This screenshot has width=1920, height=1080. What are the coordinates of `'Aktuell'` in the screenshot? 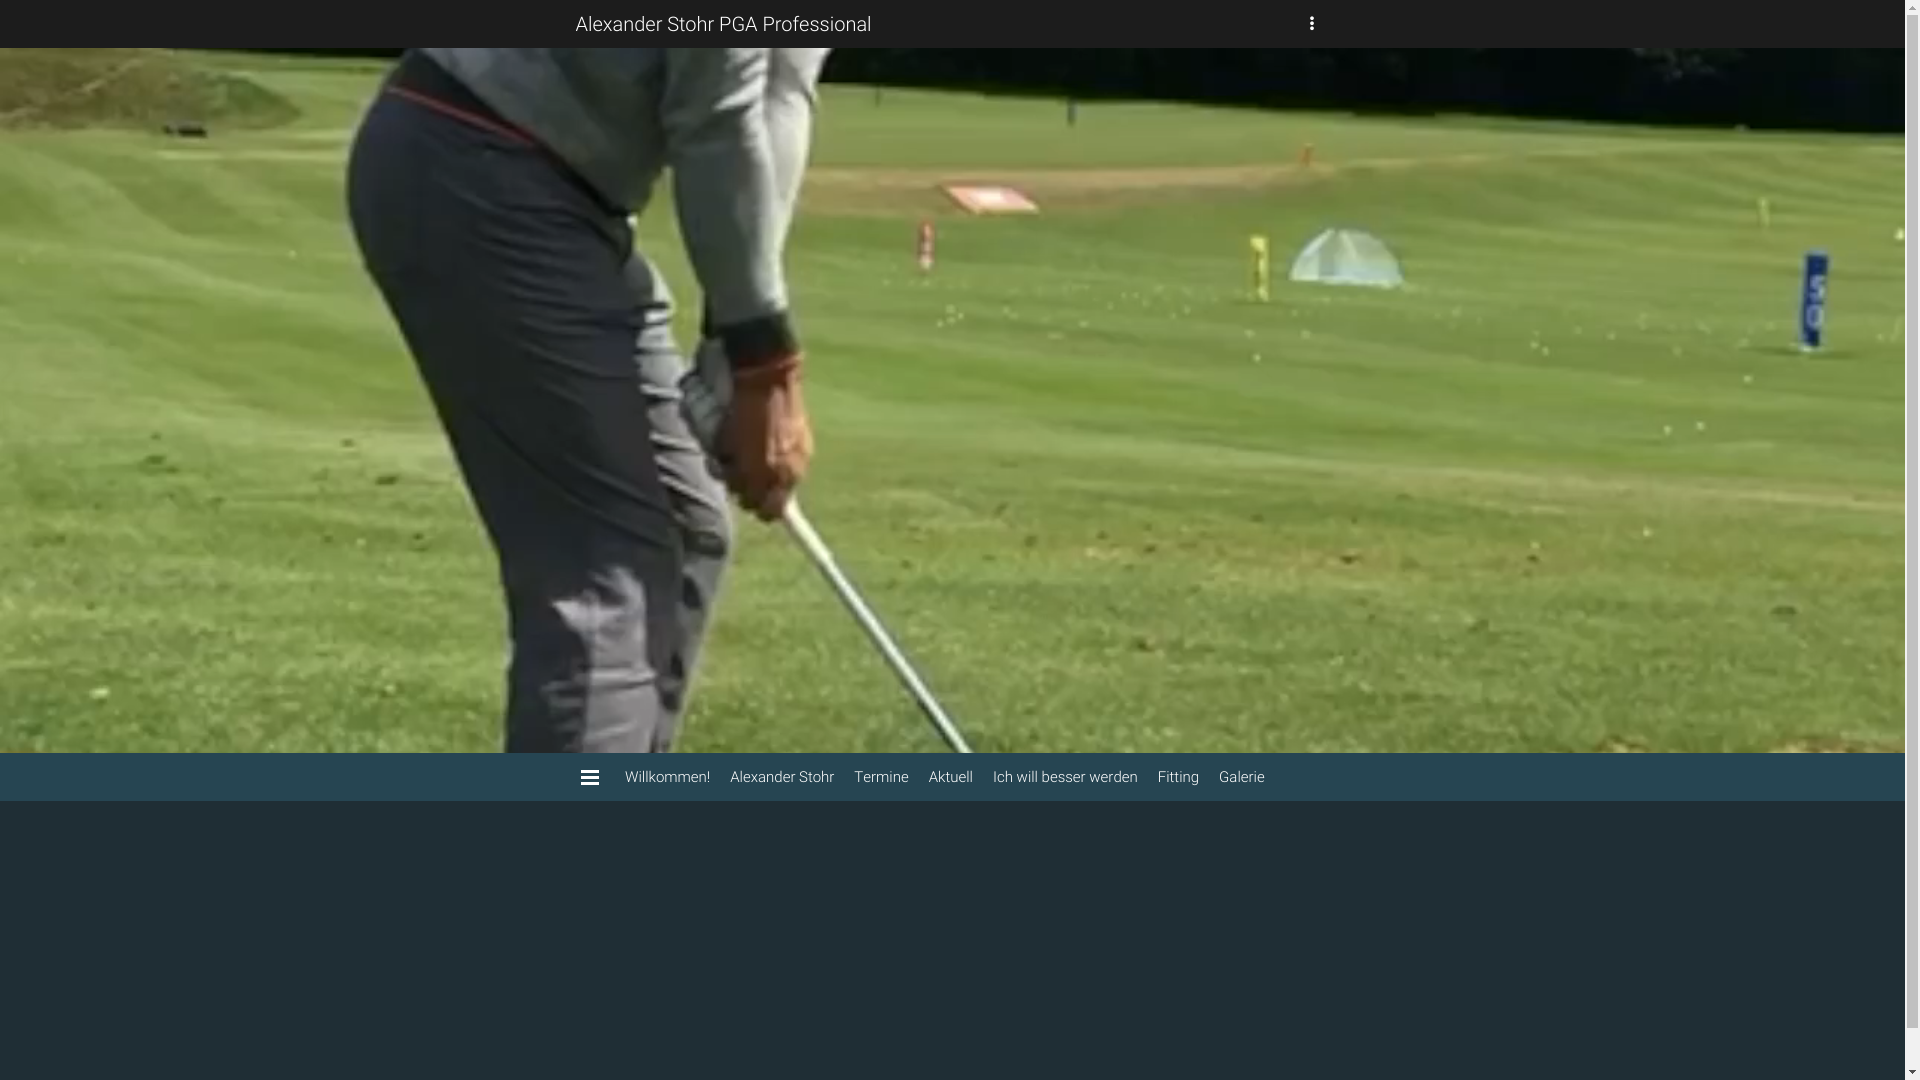 It's located at (949, 775).